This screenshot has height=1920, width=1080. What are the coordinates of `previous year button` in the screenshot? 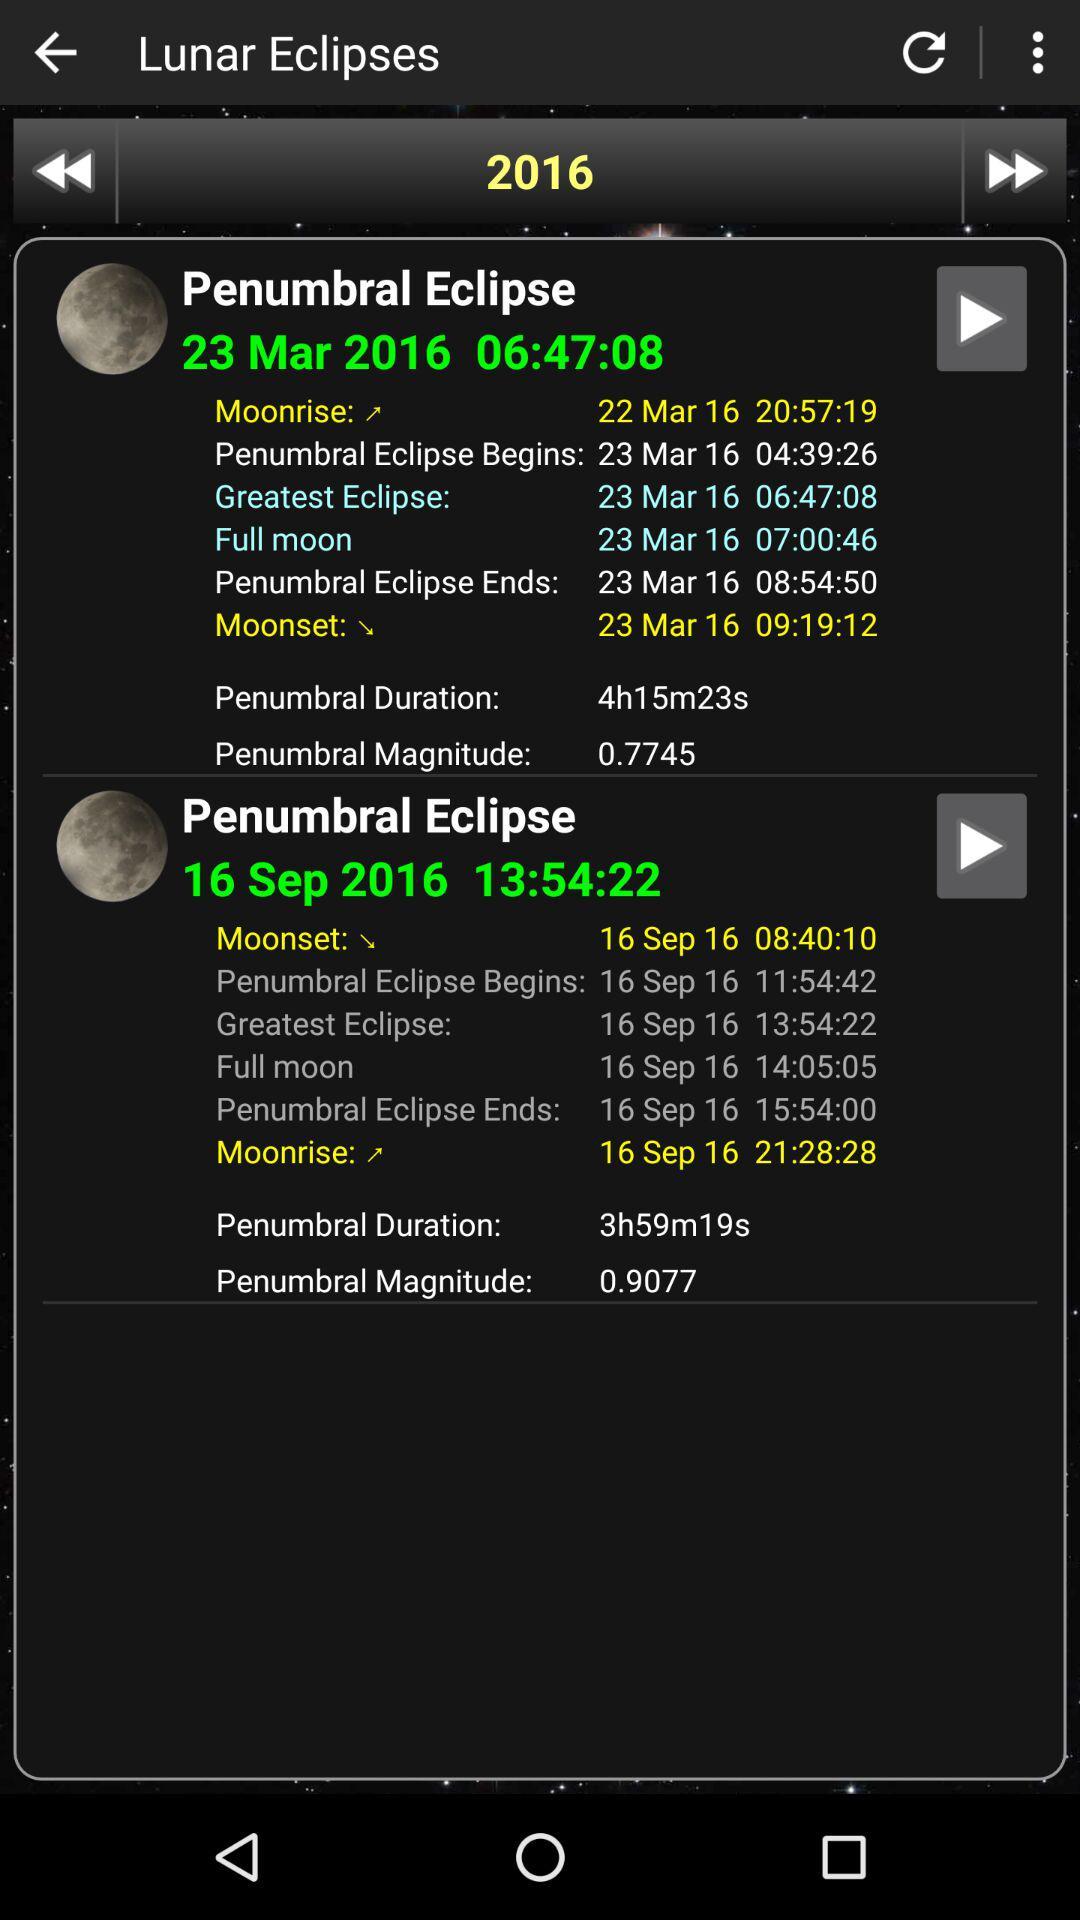 It's located at (63, 171).